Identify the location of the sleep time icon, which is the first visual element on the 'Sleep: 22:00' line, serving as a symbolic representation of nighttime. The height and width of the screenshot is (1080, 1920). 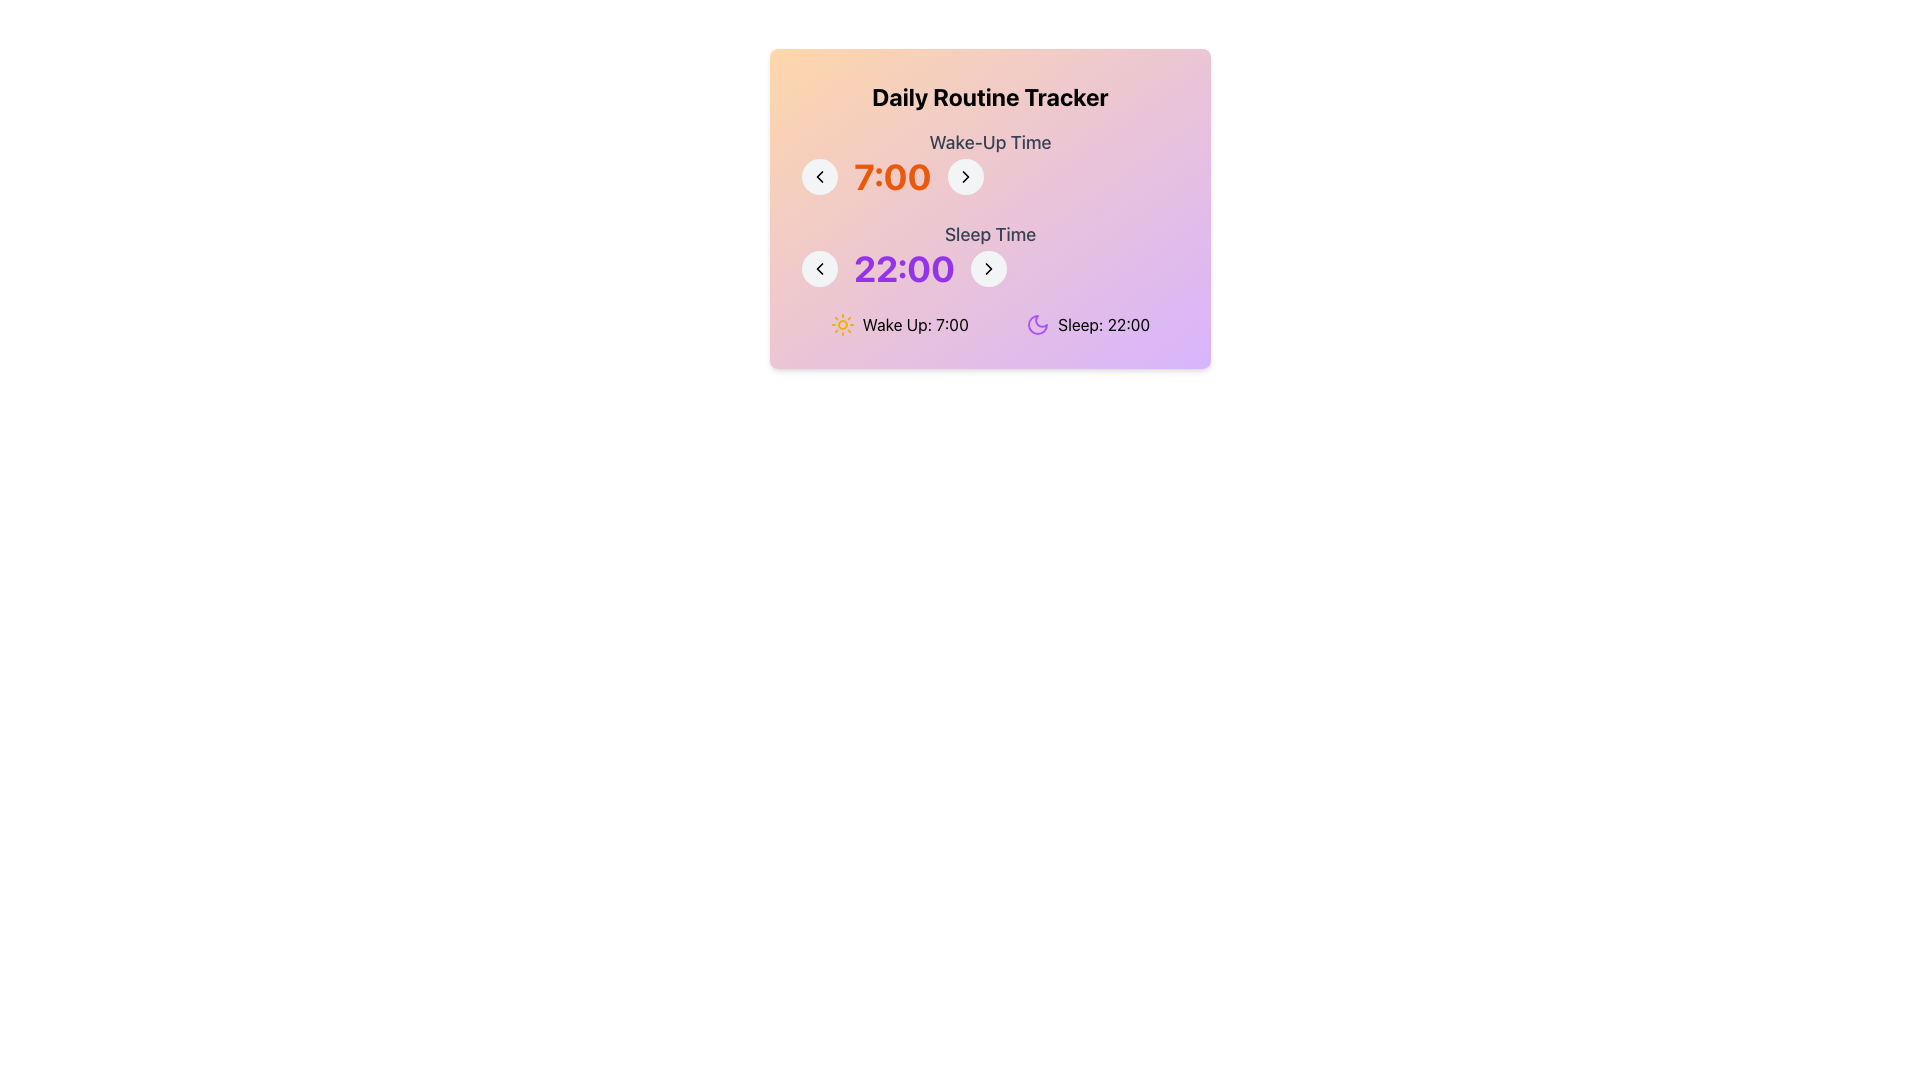
(1038, 323).